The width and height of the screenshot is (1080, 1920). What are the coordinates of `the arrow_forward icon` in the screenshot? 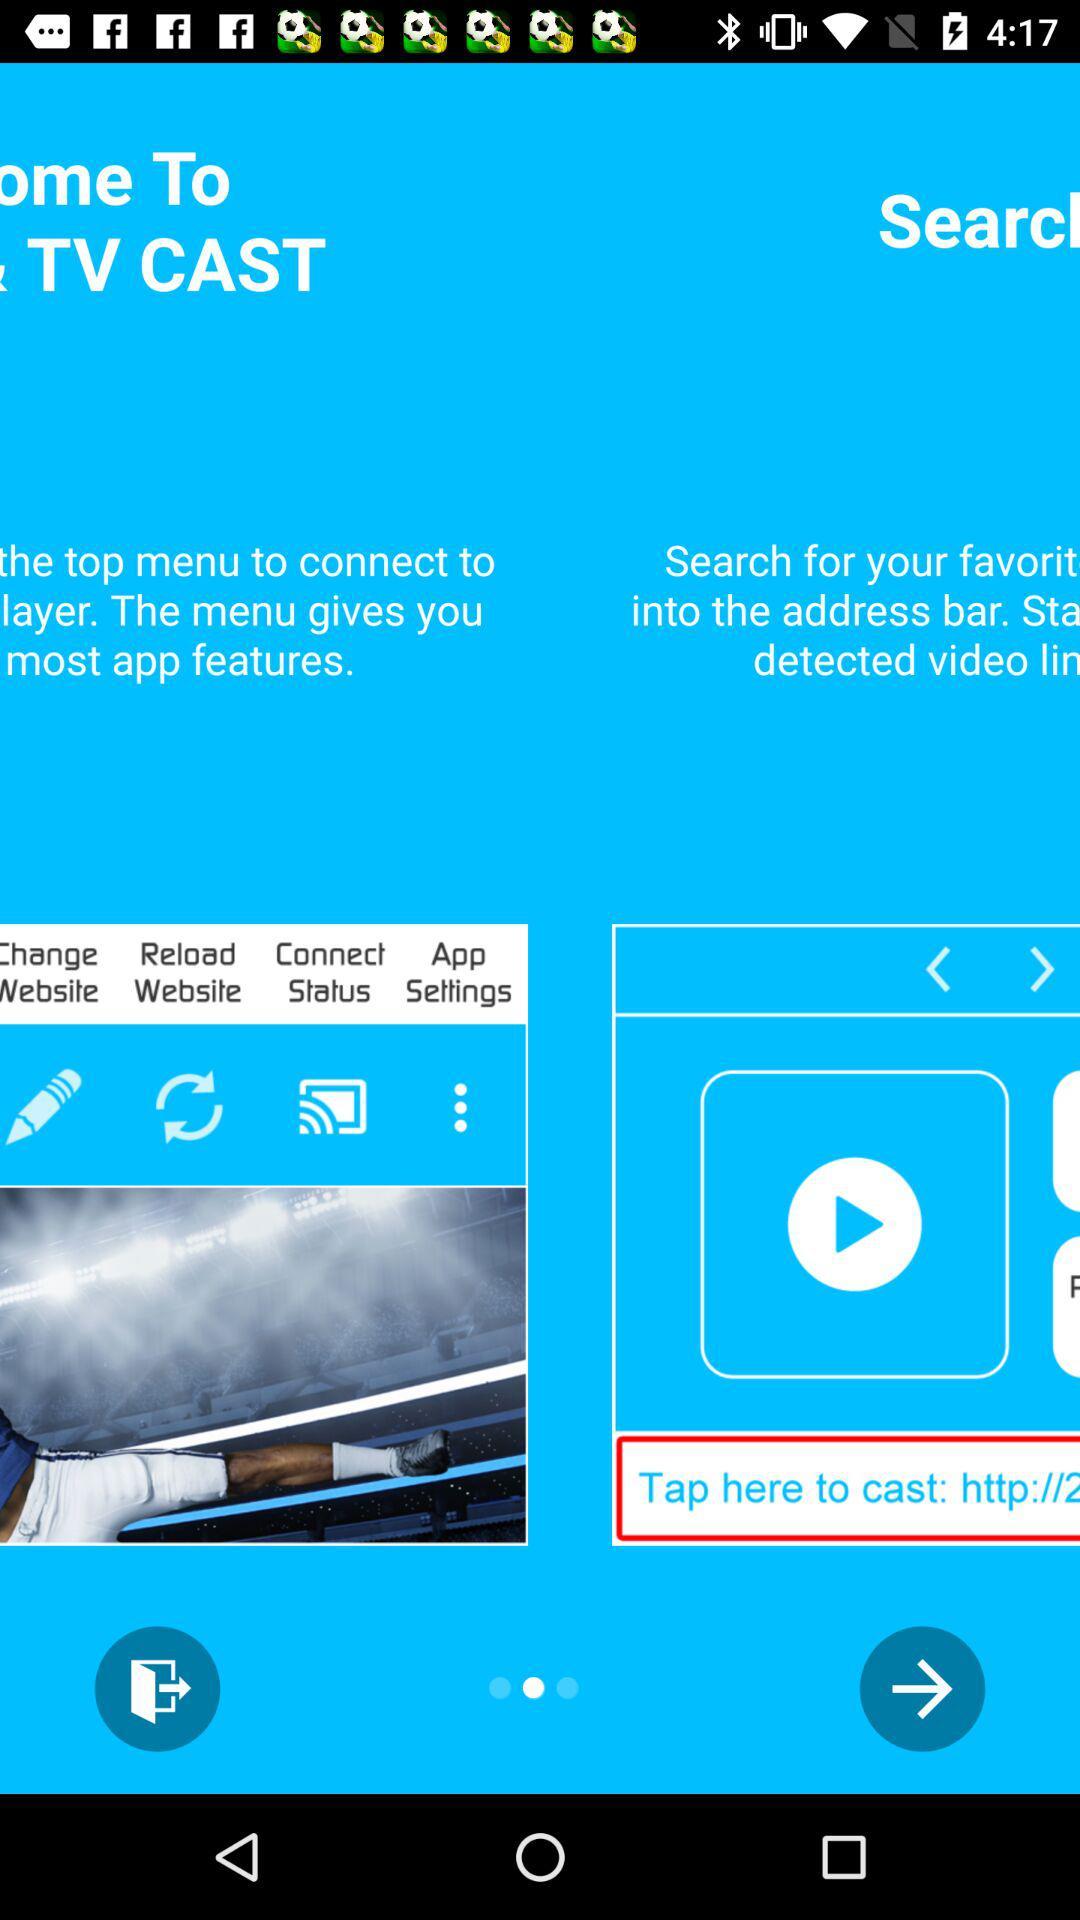 It's located at (922, 1688).